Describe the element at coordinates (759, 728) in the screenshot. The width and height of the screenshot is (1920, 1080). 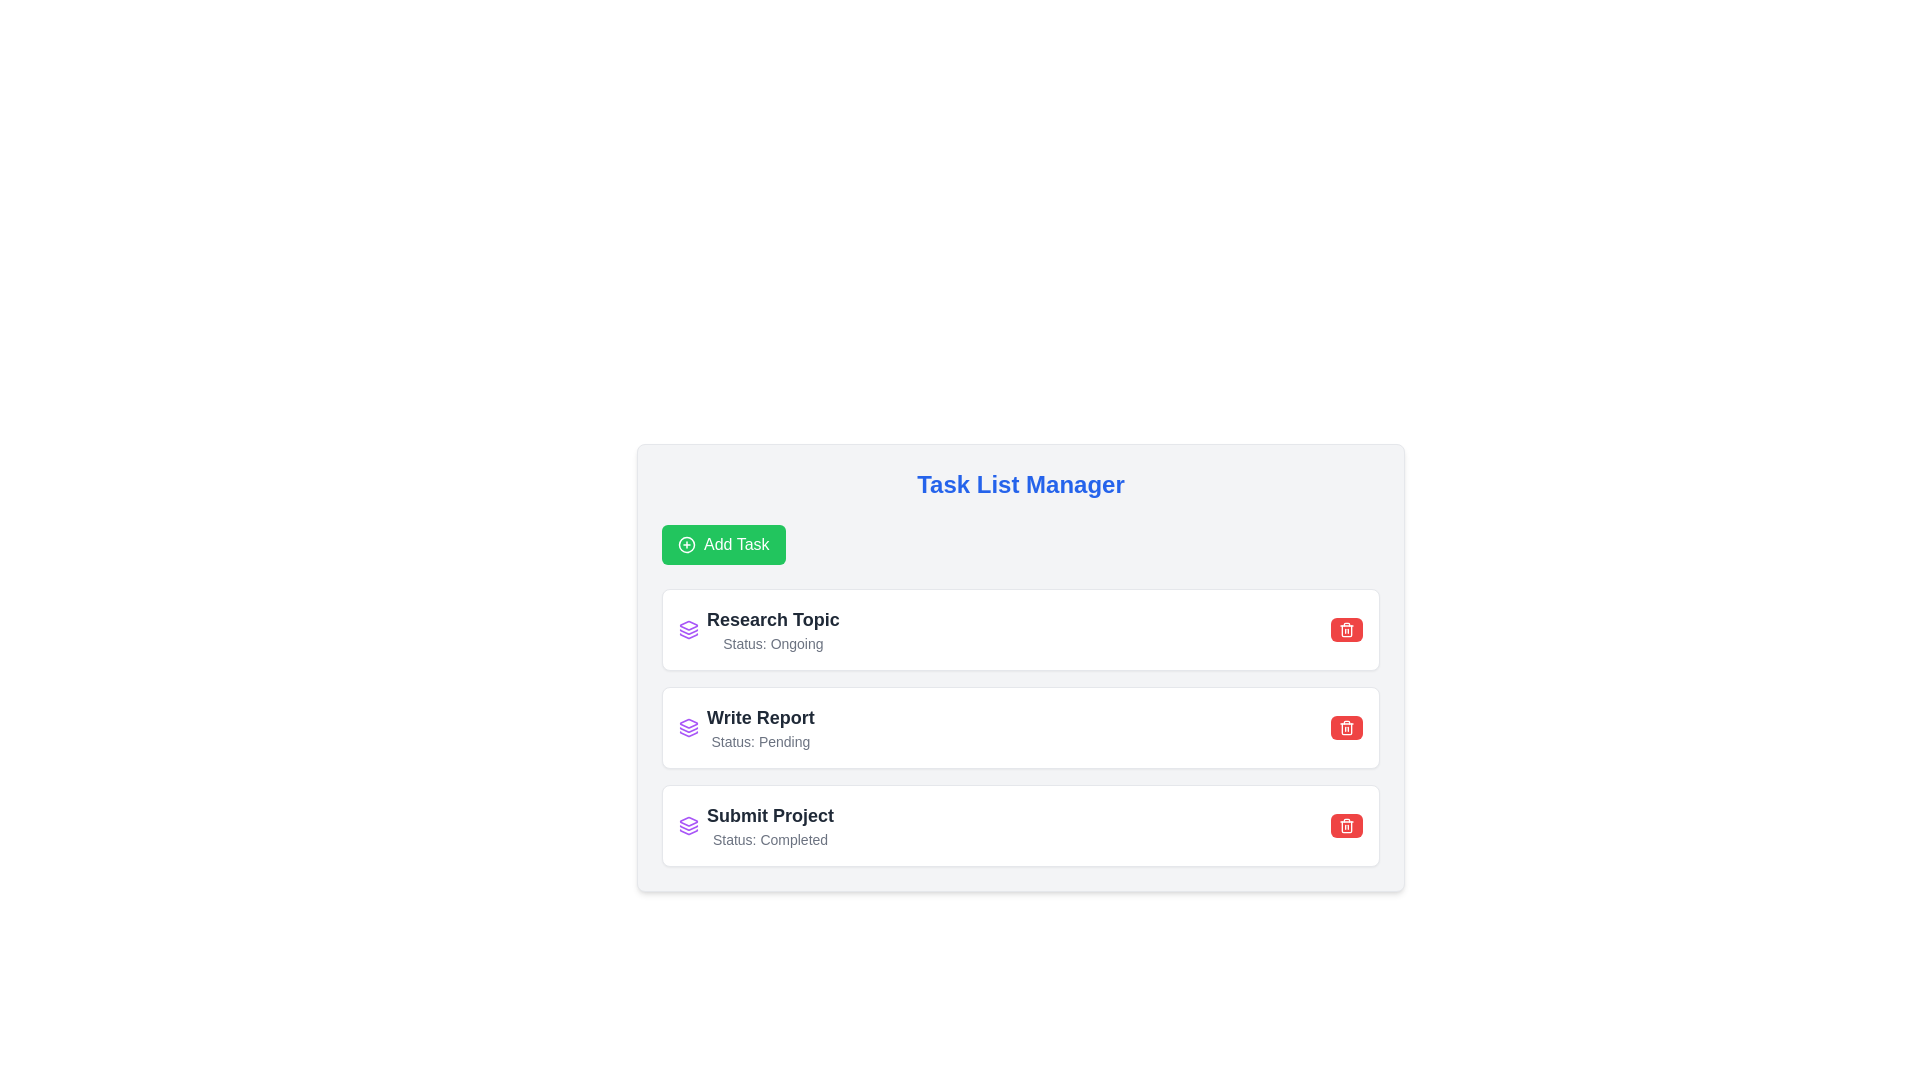
I see `the Text Display element that contains the lines 'Write Report' in bold and 'Status: Pending' in smaller font, positioned centrally within its card` at that location.